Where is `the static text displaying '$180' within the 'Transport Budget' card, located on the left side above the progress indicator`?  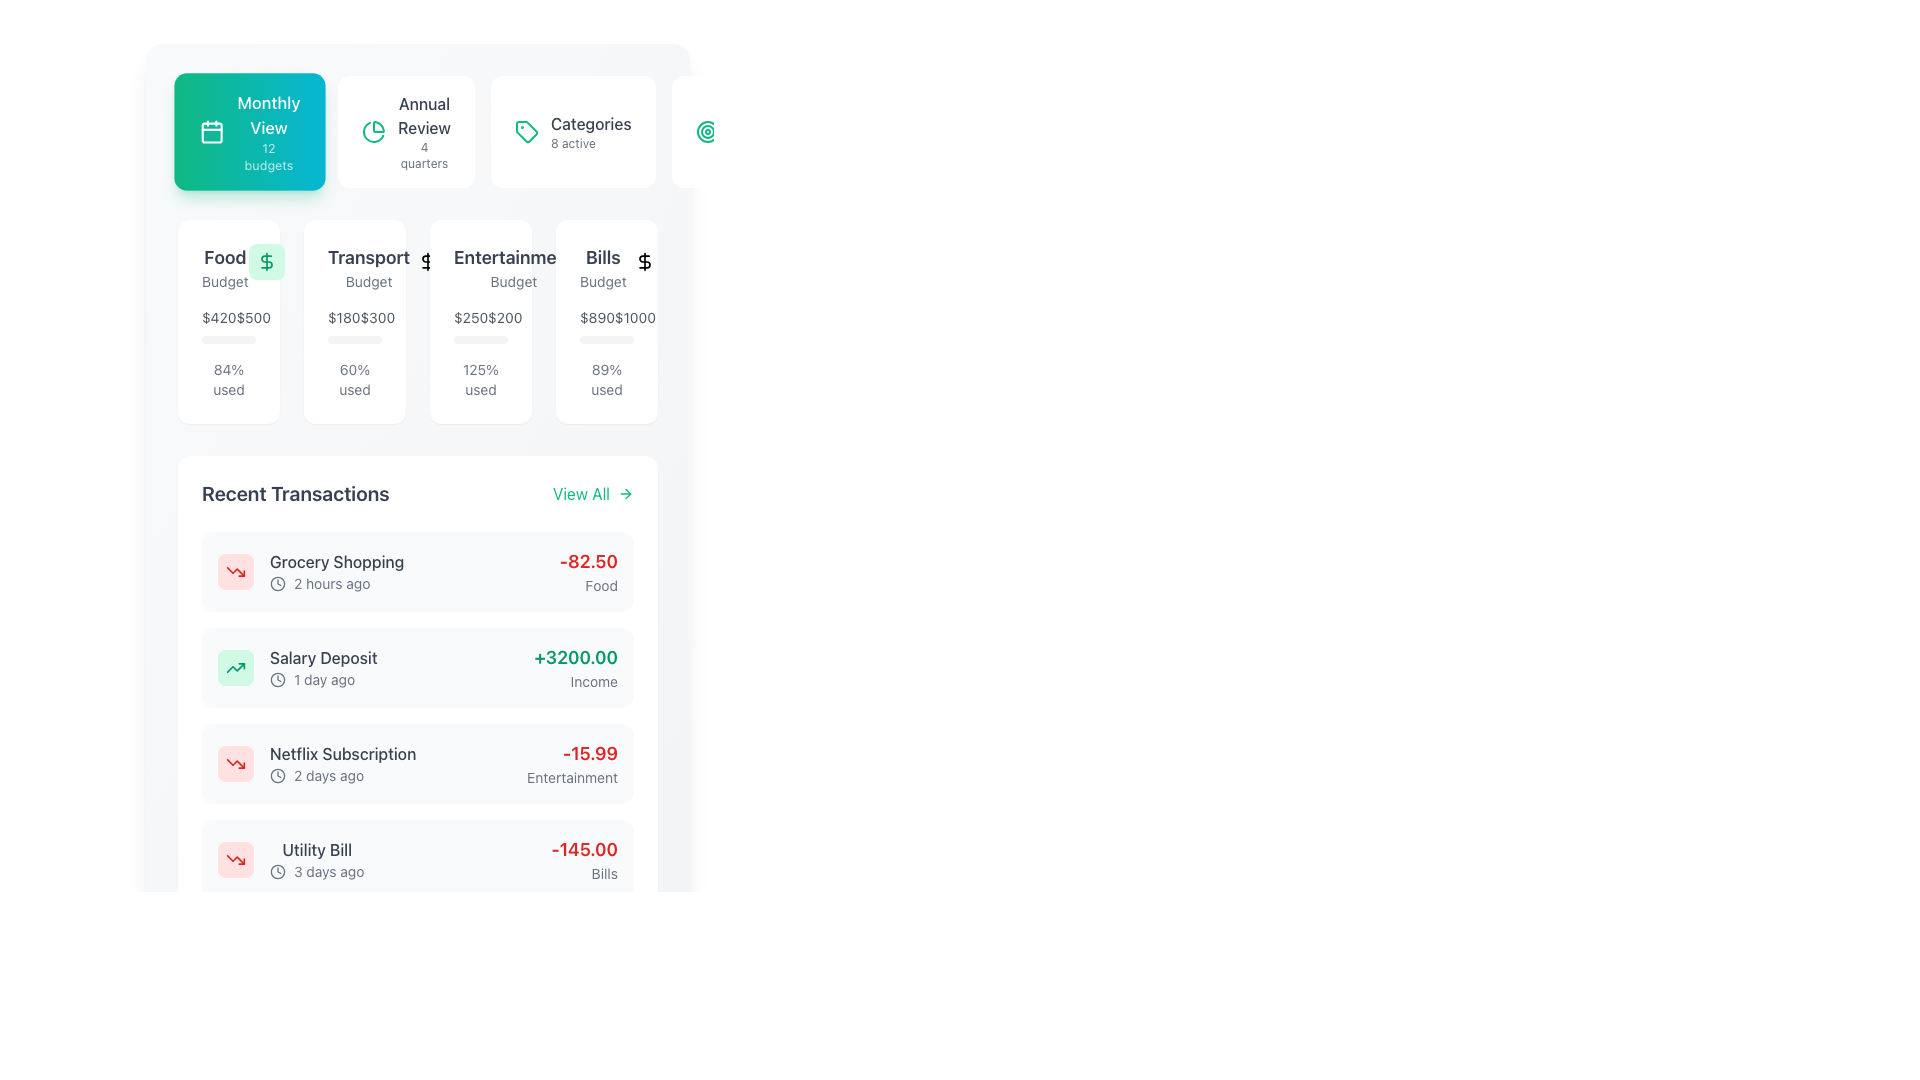 the static text displaying '$180' within the 'Transport Budget' card, located on the left side above the progress indicator is located at coordinates (344, 316).